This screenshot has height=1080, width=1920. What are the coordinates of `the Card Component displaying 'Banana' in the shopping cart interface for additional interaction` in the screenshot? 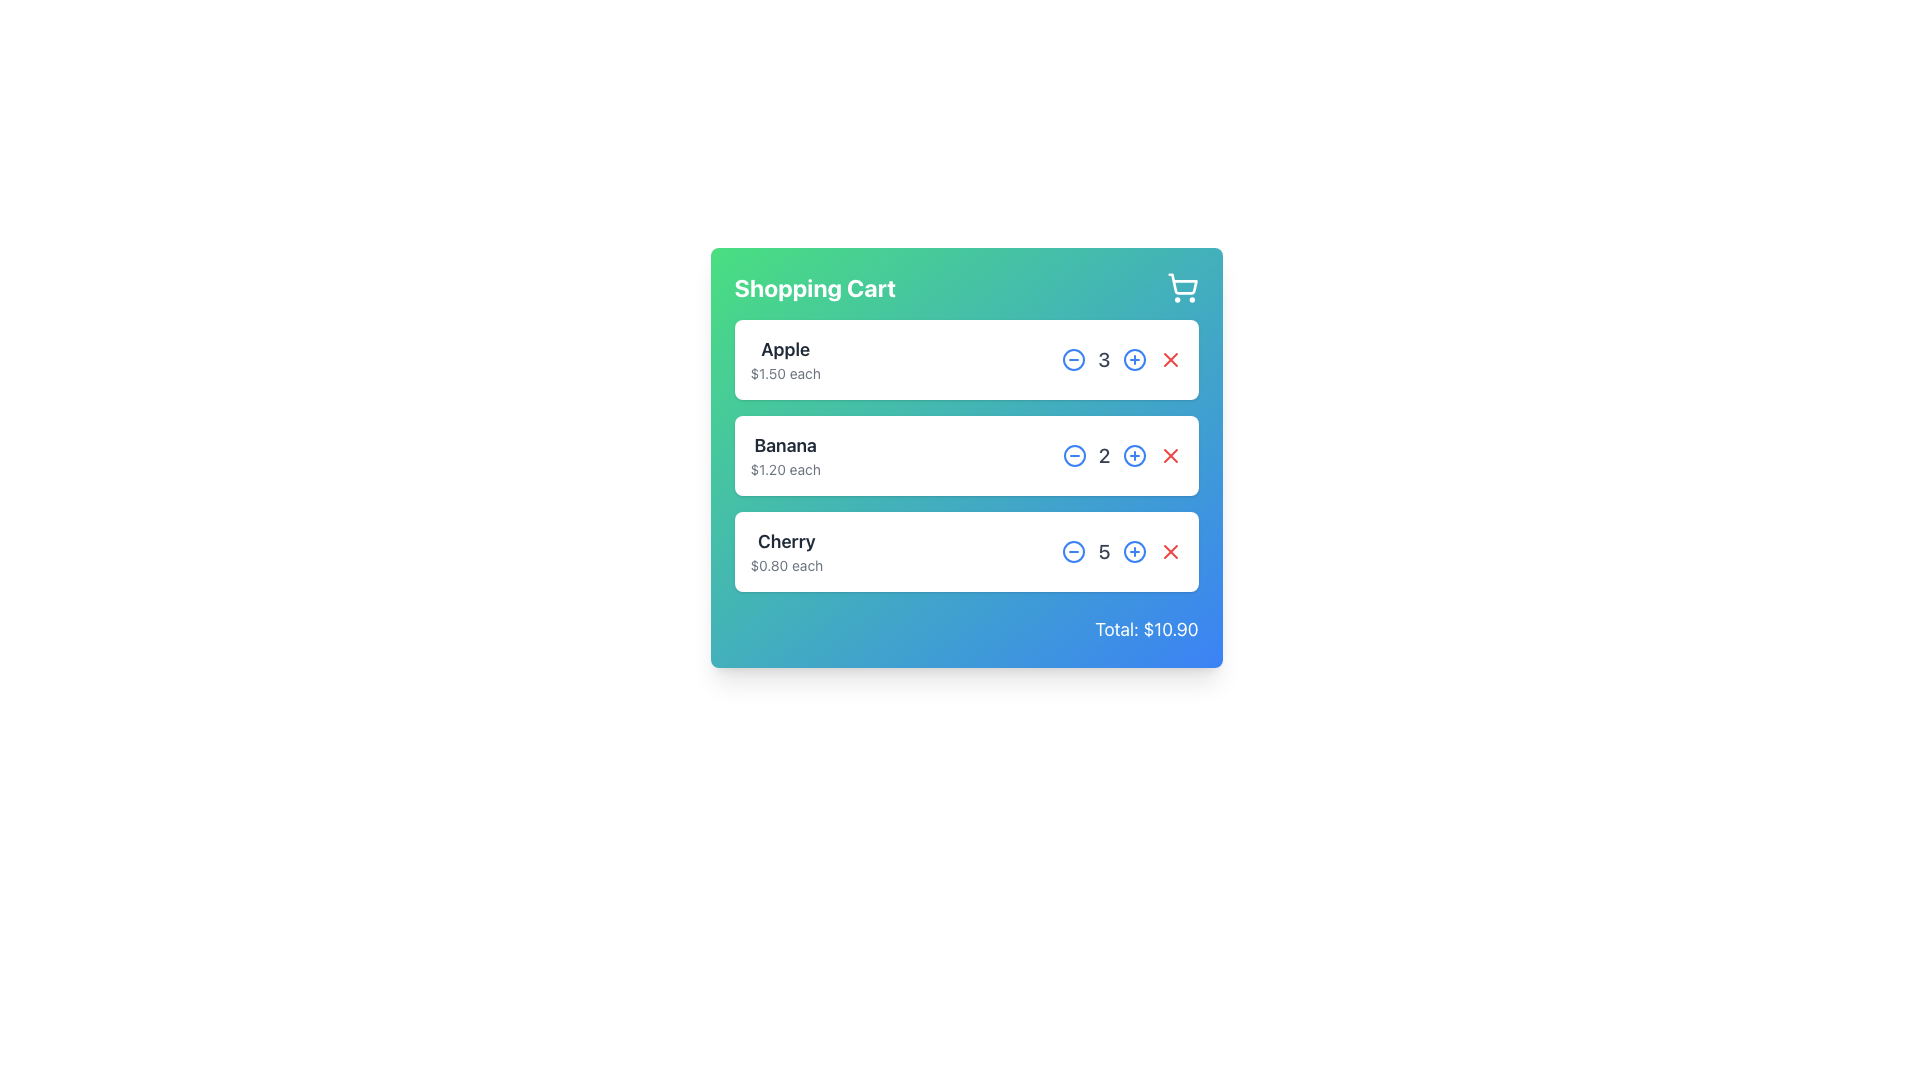 It's located at (966, 455).